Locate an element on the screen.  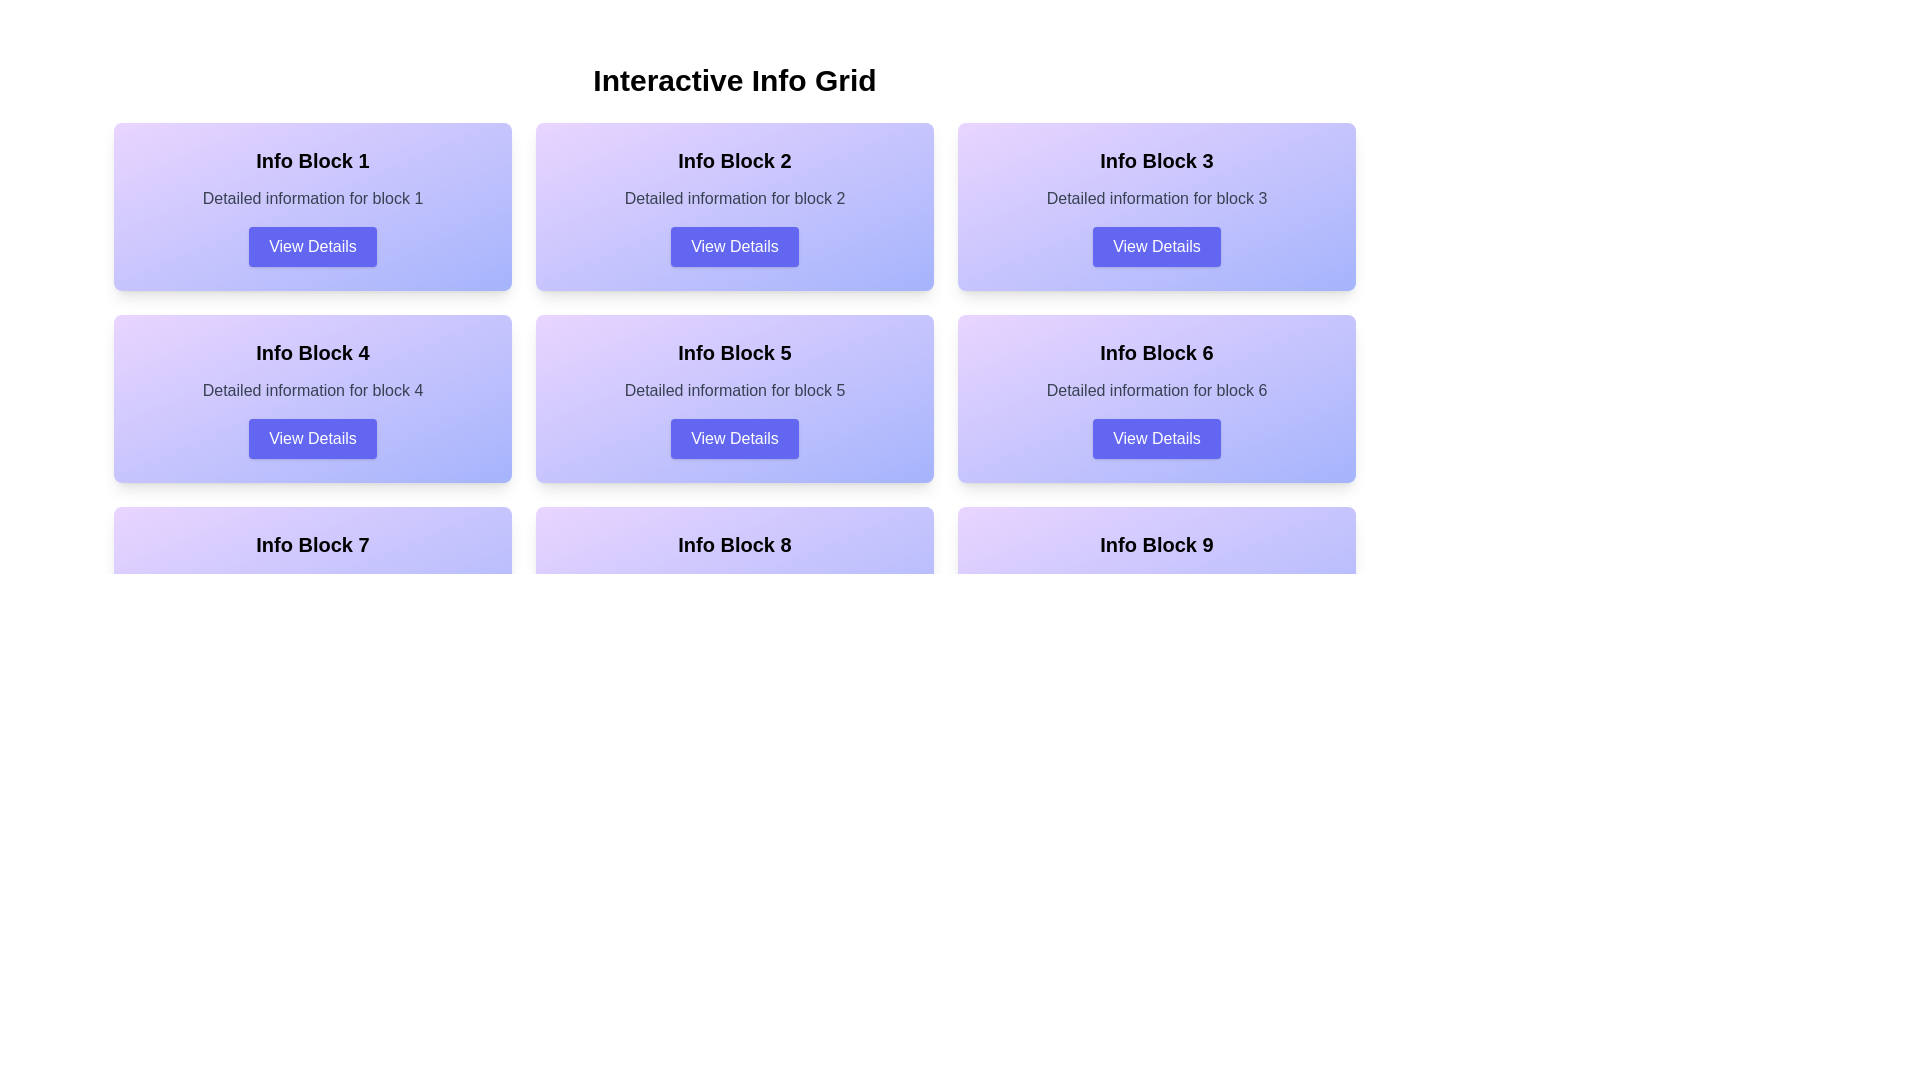
the bold text label 'Info Block 7' which is centered within a purple card in the second row, first column of a 3x3 grid is located at coordinates (311, 544).